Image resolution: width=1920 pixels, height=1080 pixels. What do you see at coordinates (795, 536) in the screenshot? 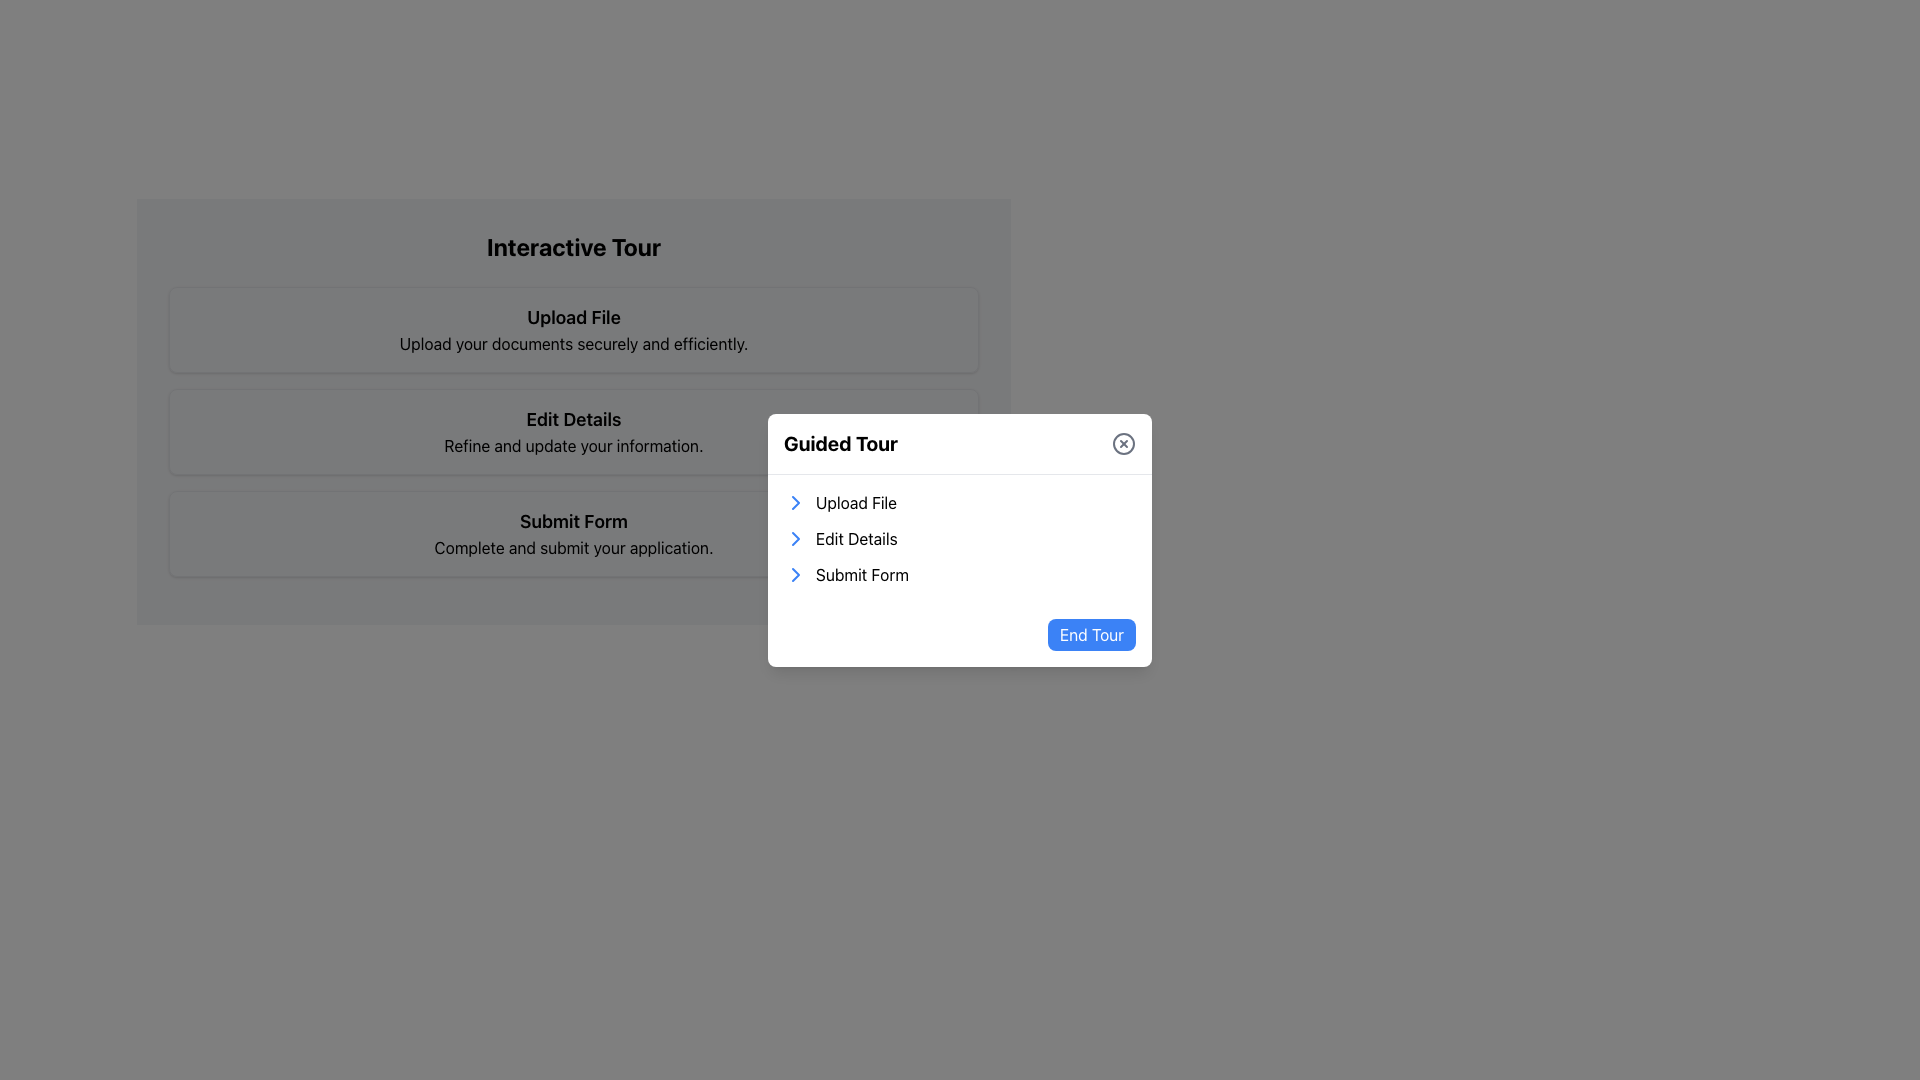
I see `the chevron icon associated with the 'Edit Details' item in the 'Guided Tour' box` at bounding box center [795, 536].